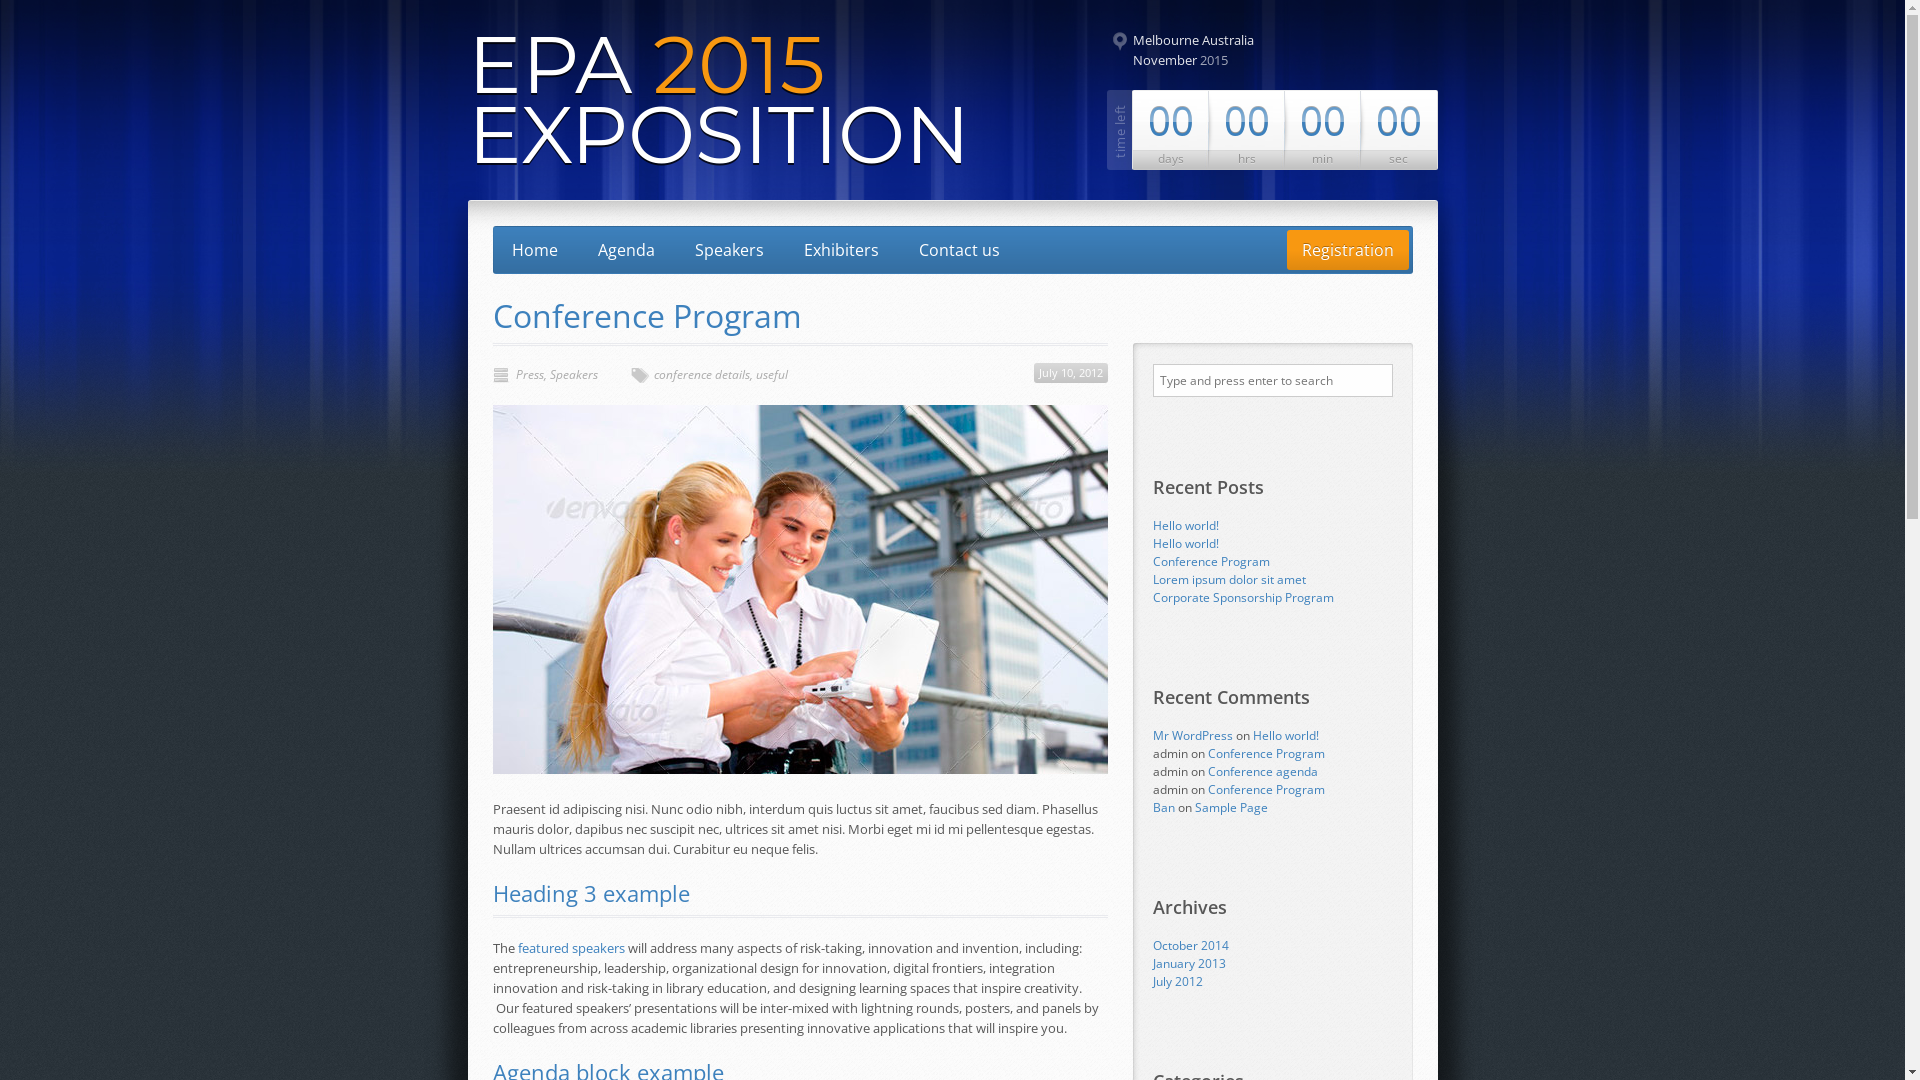  What do you see at coordinates (840, 249) in the screenshot?
I see `'Exhibiters'` at bounding box center [840, 249].